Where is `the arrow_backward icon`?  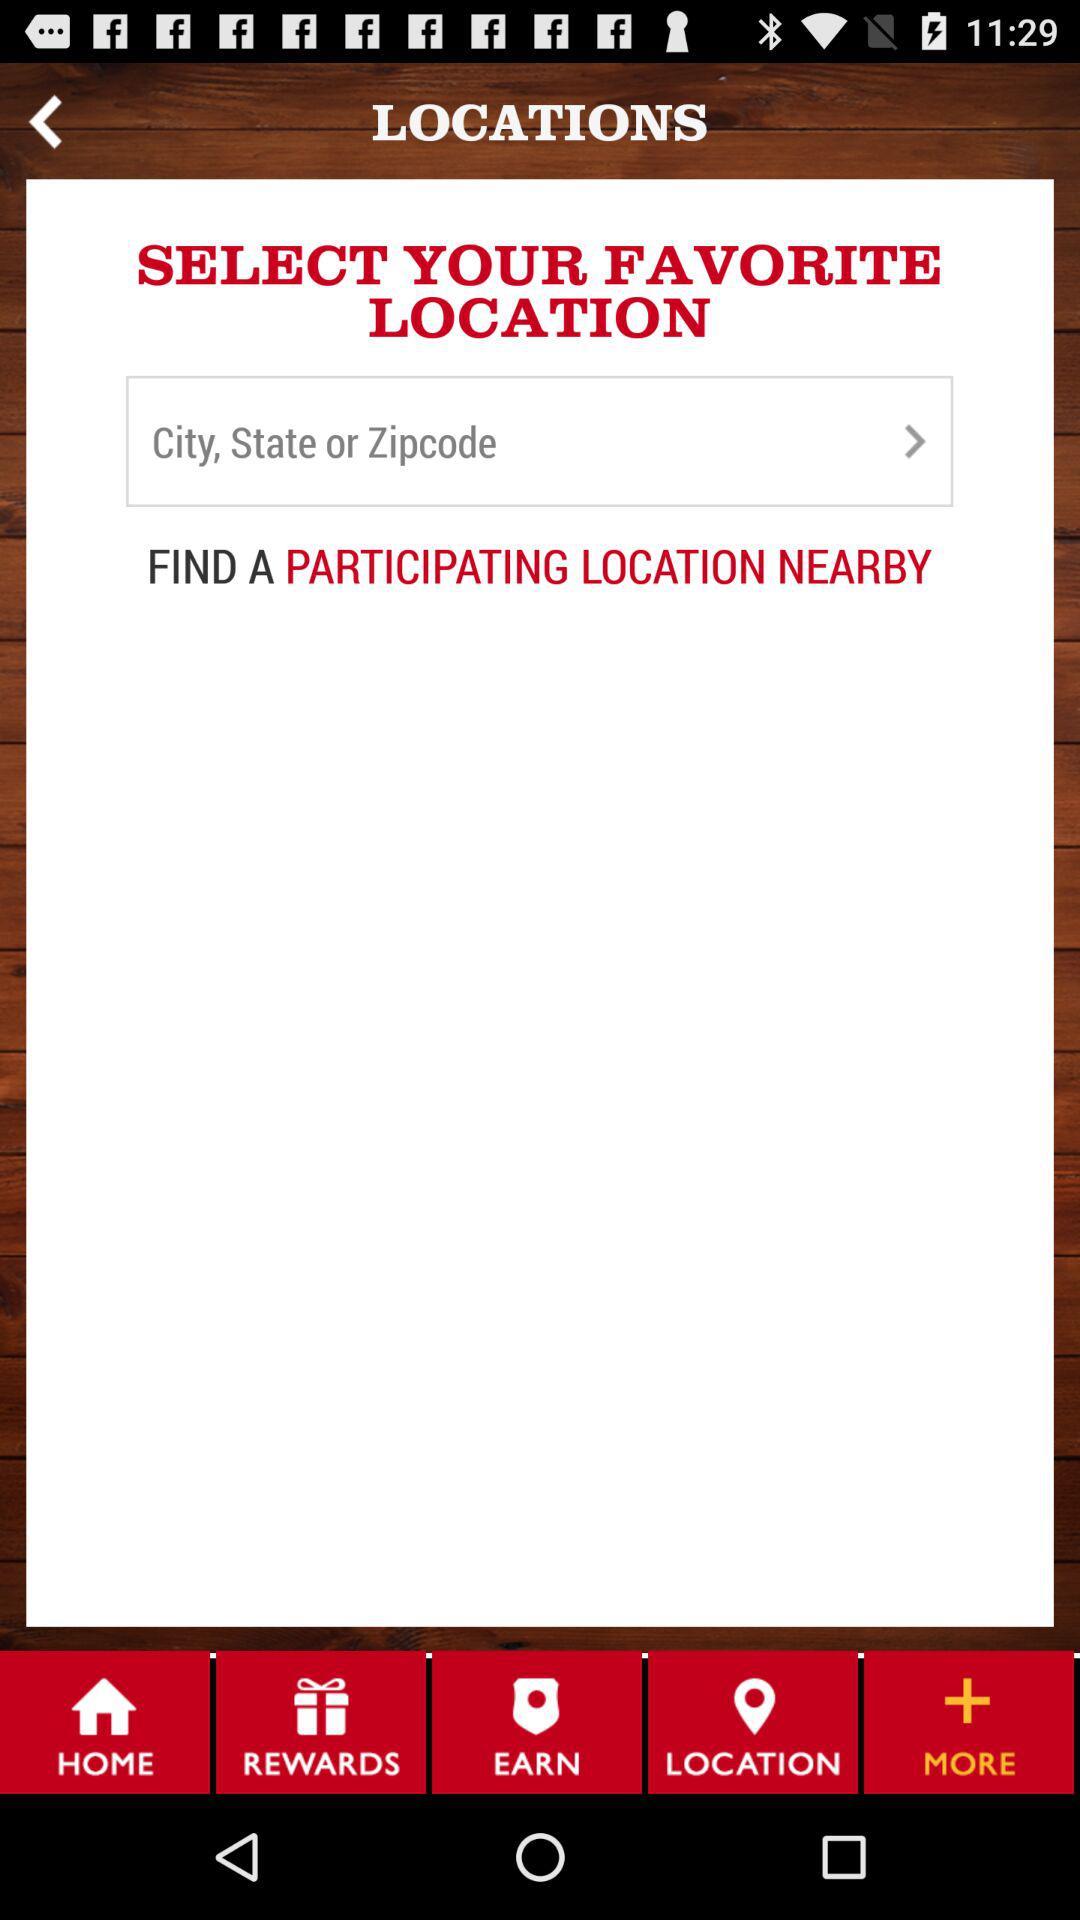 the arrow_backward icon is located at coordinates (44, 128).